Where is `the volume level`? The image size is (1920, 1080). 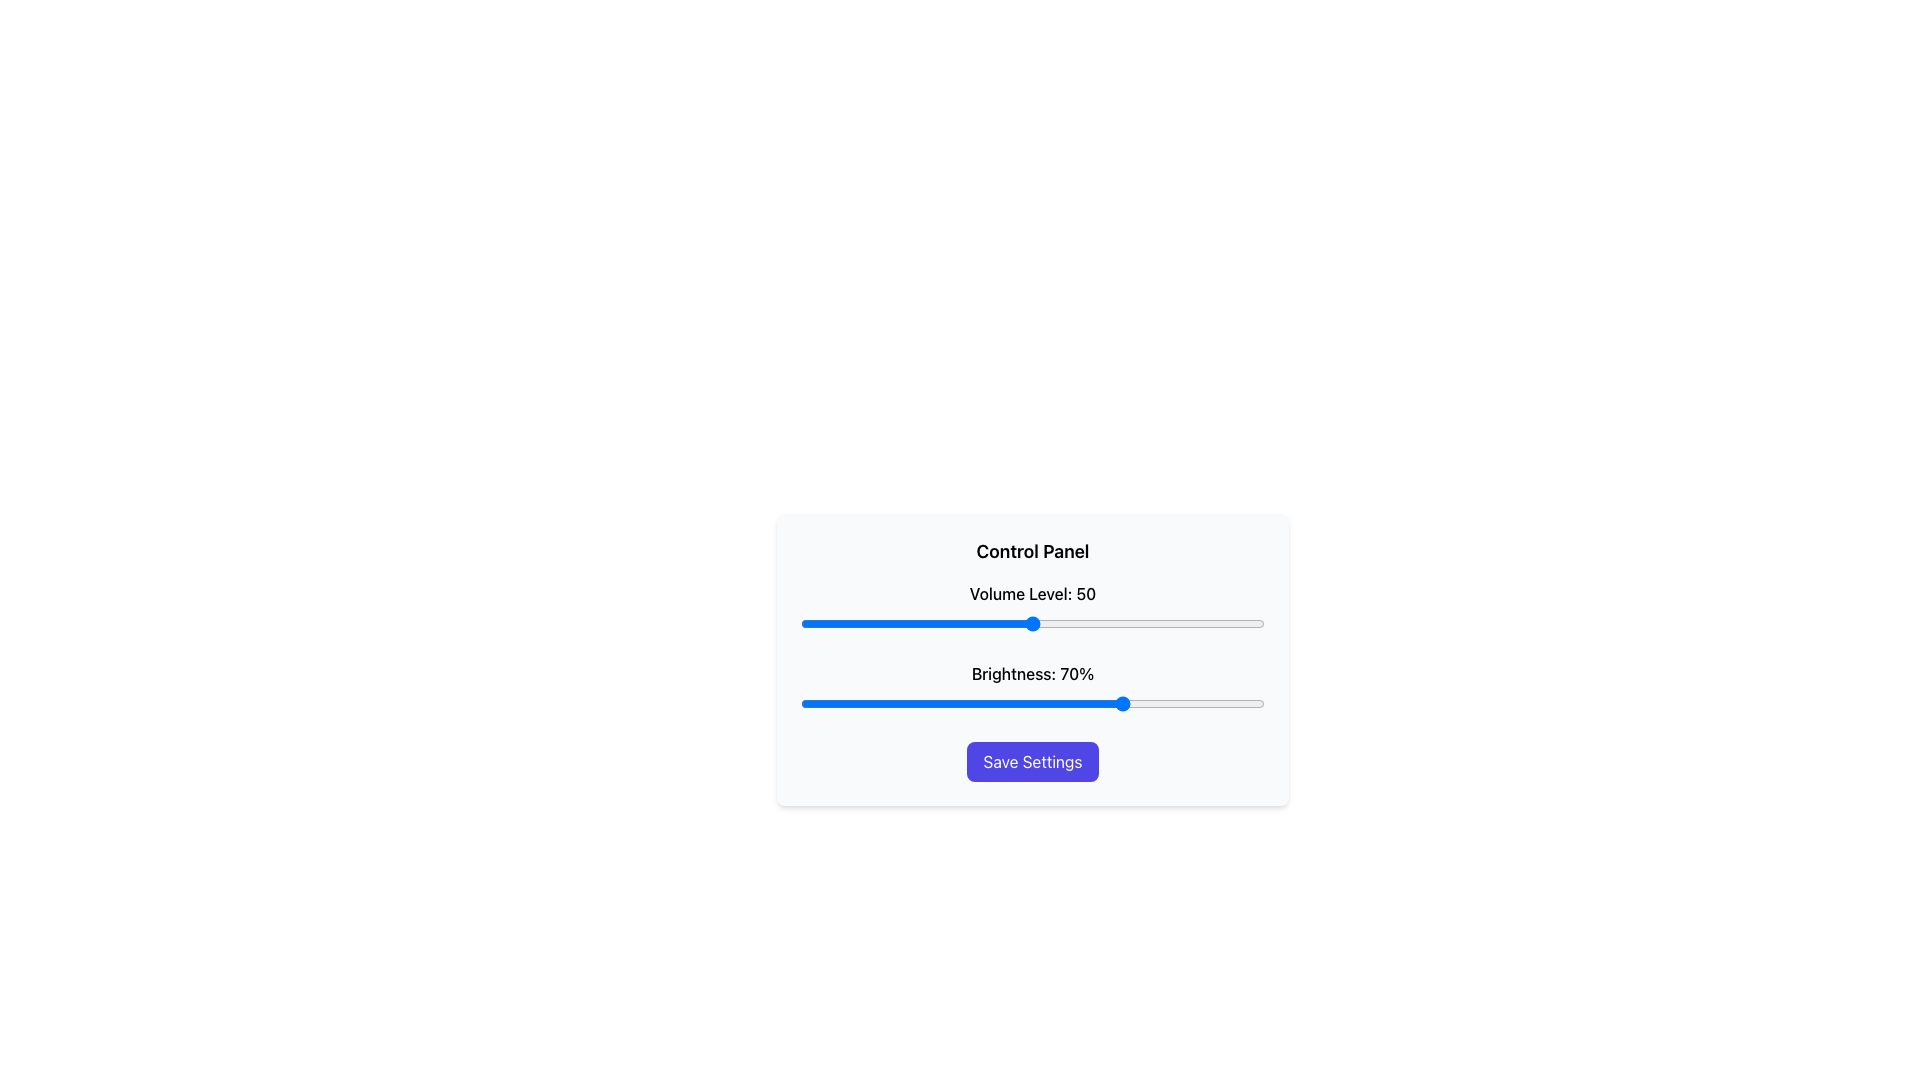
the volume level is located at coordinates (833, 623).